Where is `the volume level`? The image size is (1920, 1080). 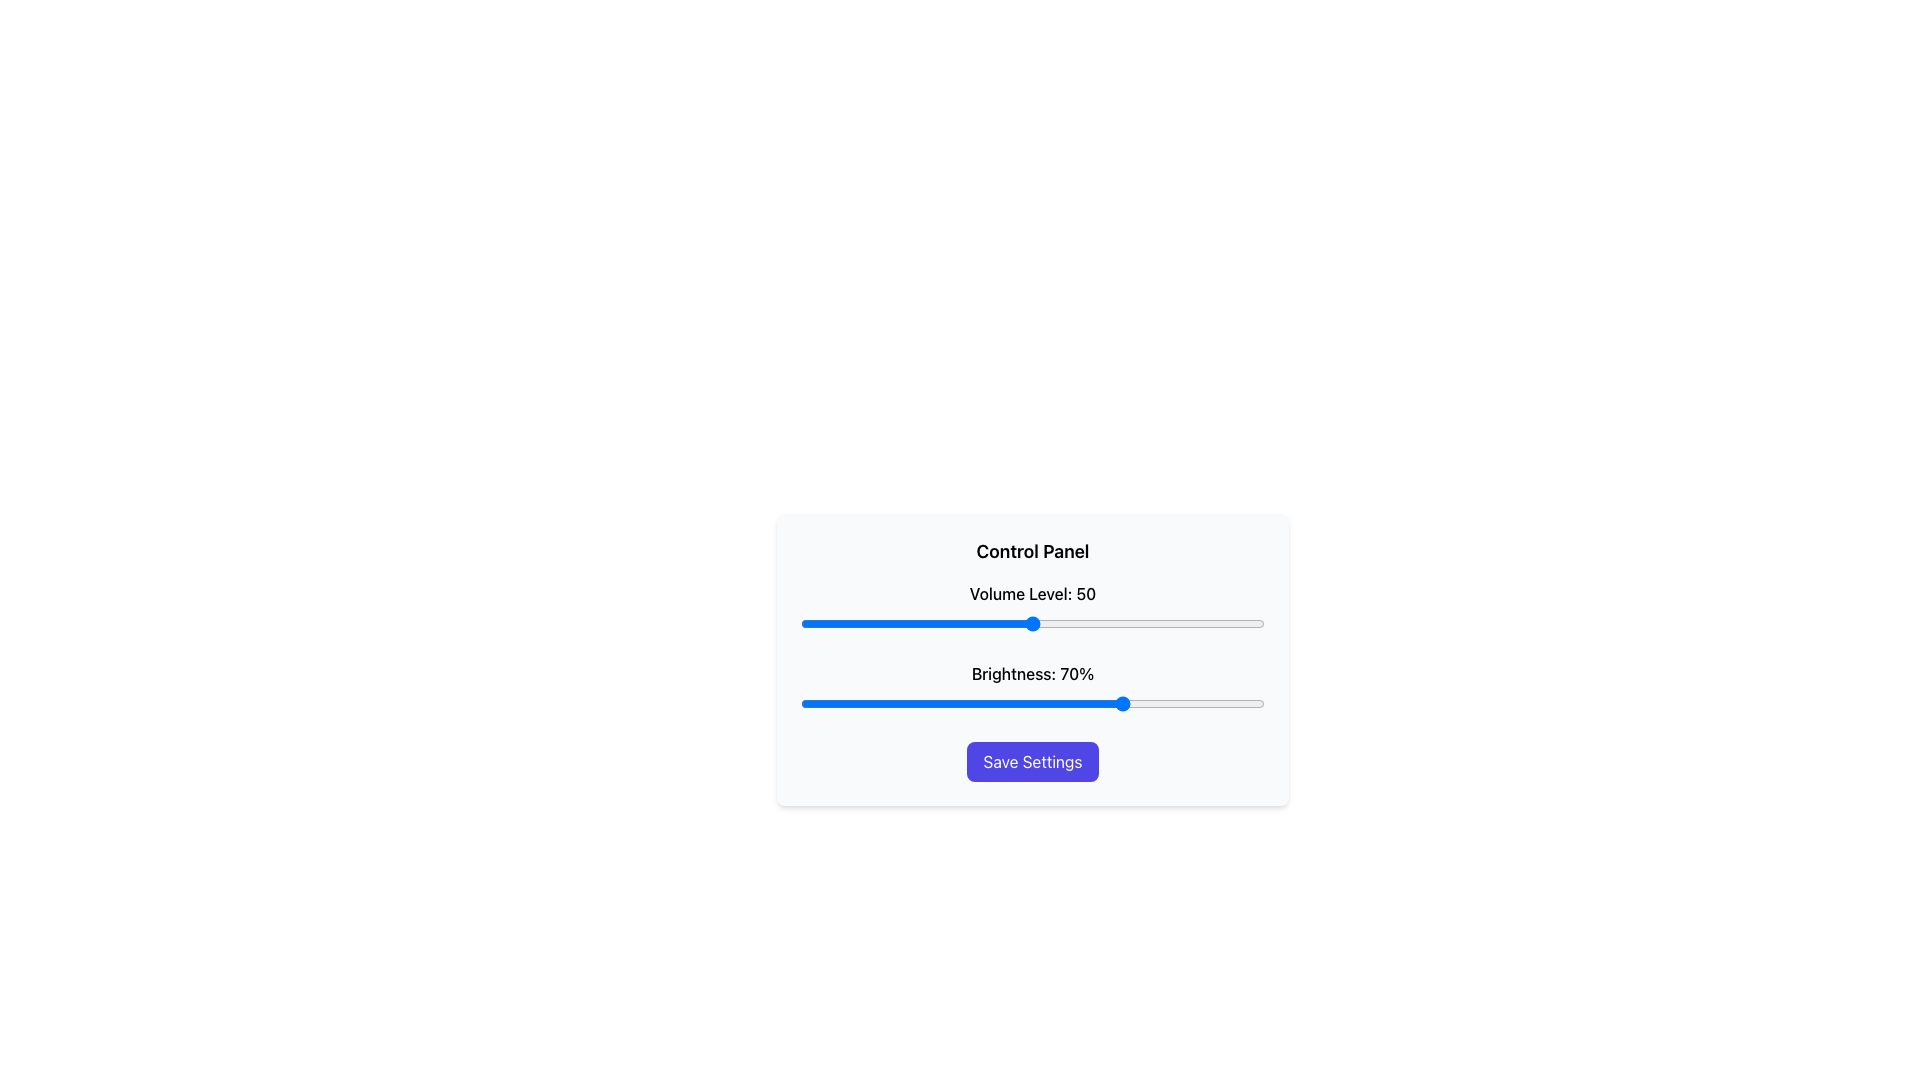
the volume level is located at coordinates (833, 623).